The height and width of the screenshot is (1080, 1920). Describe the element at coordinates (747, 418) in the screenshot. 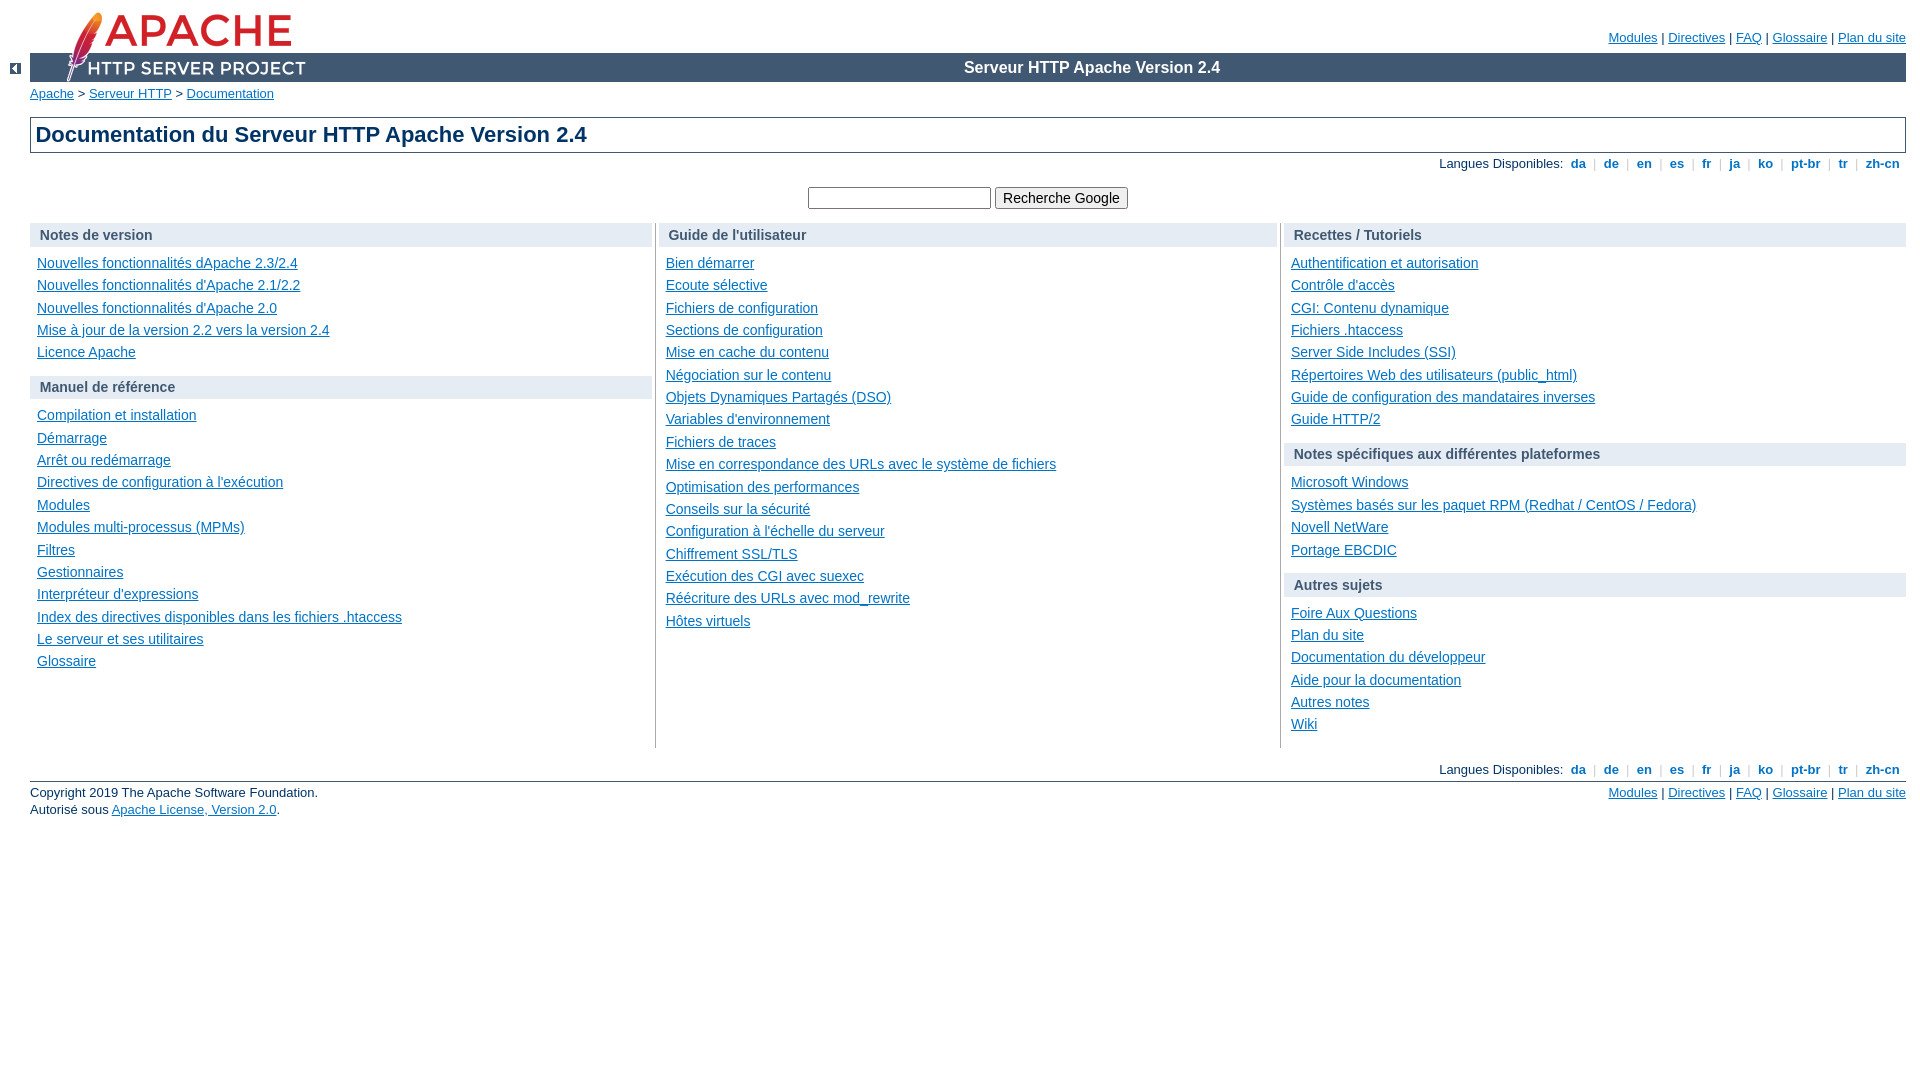

I see `'Variables d'environnement'` at that location.